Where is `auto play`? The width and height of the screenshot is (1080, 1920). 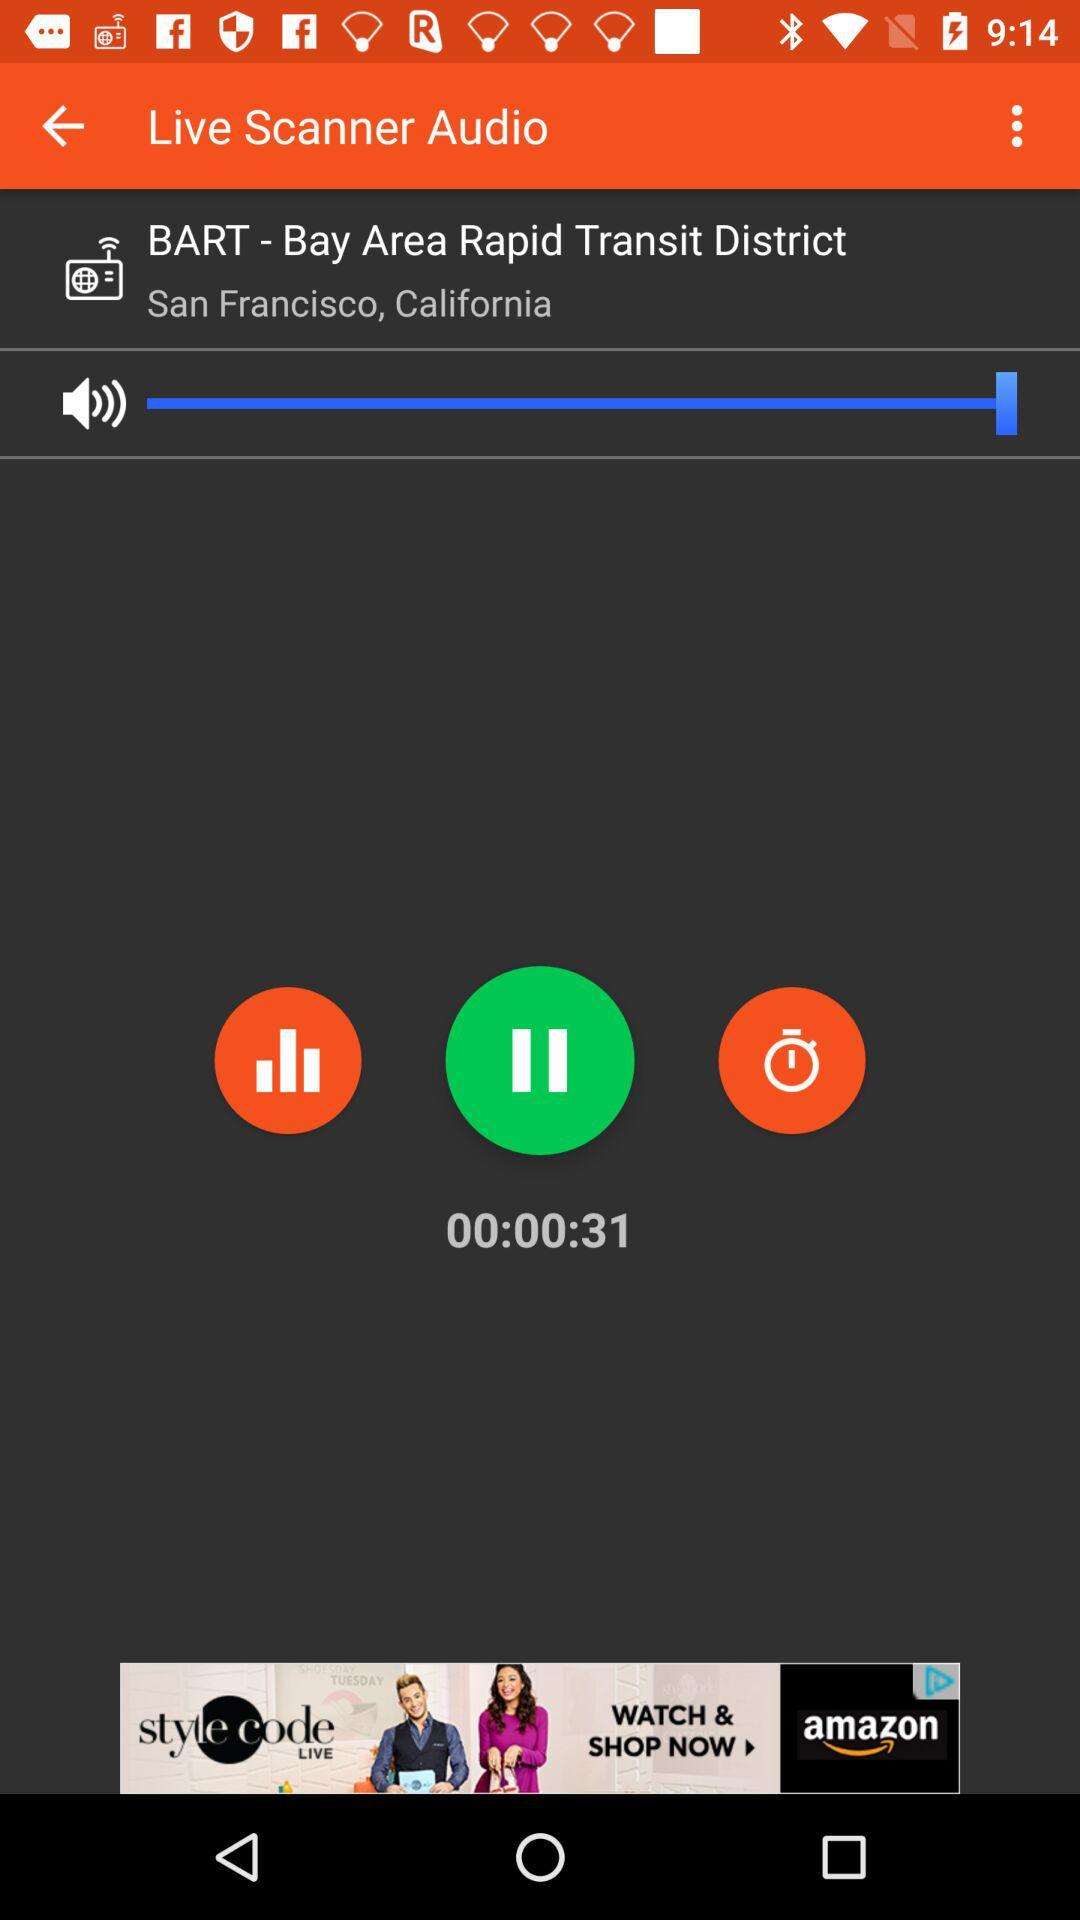 auto play is located at coordinates (94, 402).